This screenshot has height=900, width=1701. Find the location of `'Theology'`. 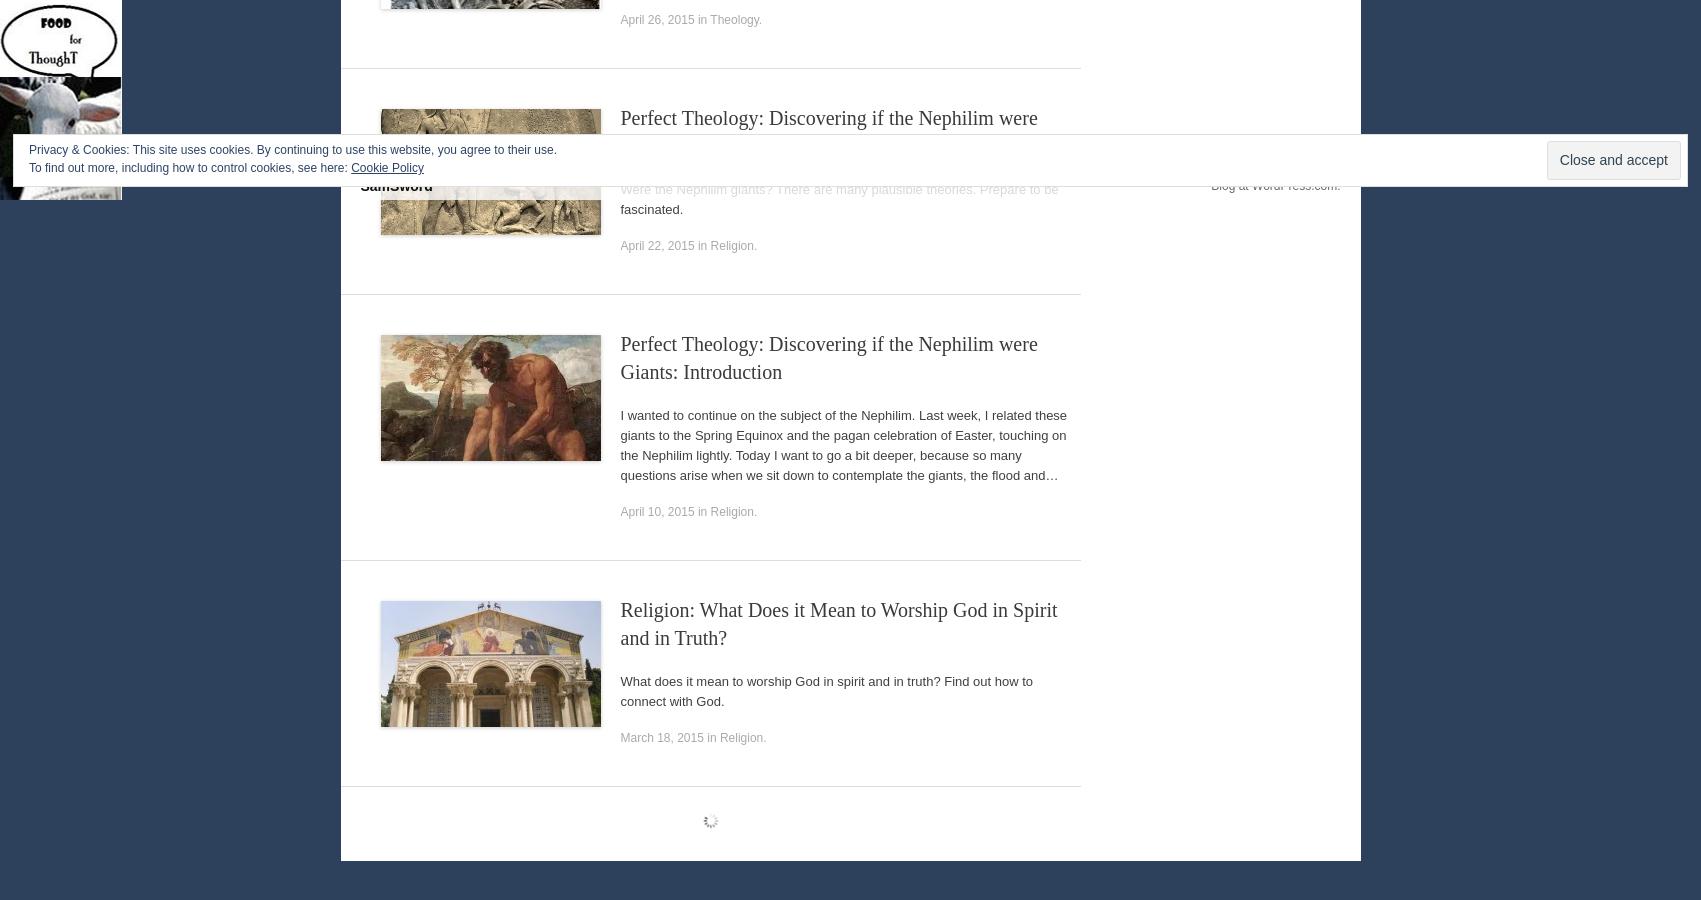

'Theology' is located at coordinates (733, 18).